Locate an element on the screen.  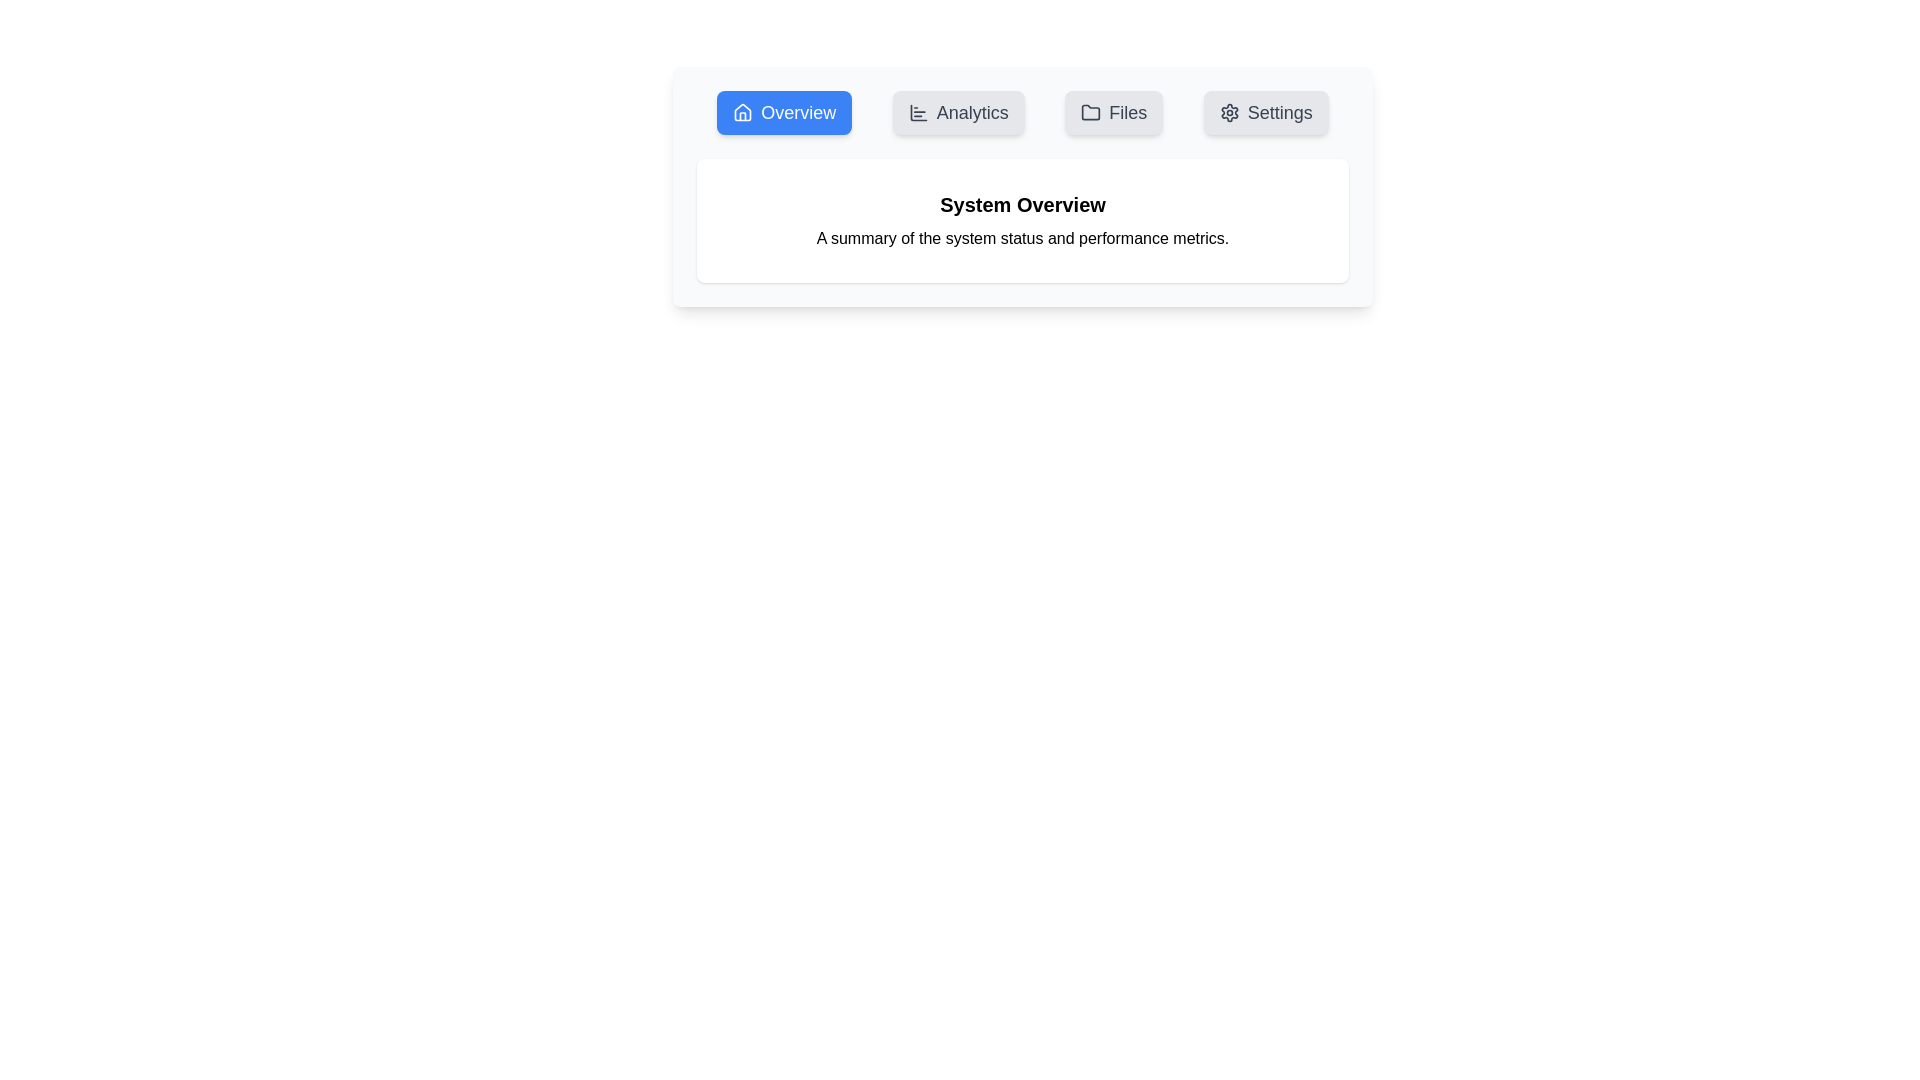
the Label element of the navigation button that indicates navigation to the Overview section, which is the first item in the horizontal navigation menu and has a house icon to its left is located at coordinates (797, 112).